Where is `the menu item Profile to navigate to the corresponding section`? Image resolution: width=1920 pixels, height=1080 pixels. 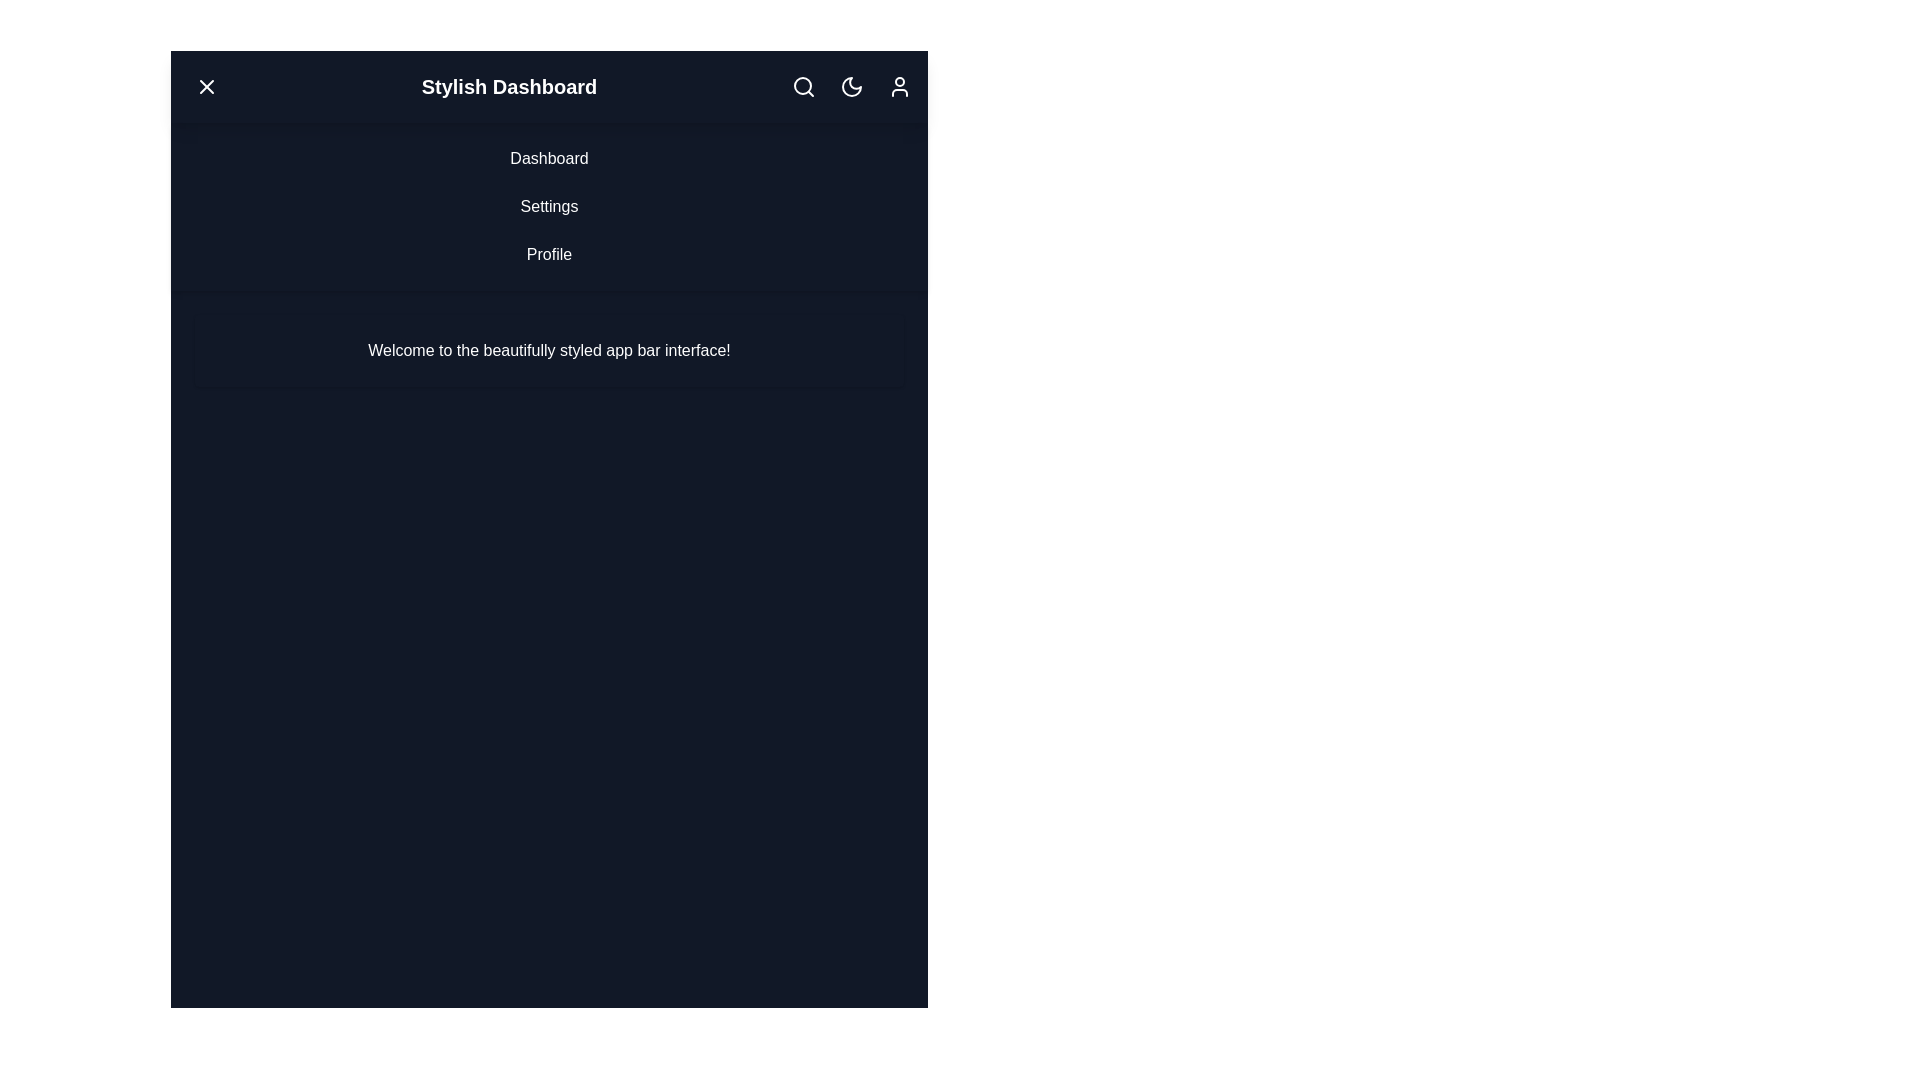
the menu item Profile to navigate to the corresponding section is located at coordinates (549, 253).